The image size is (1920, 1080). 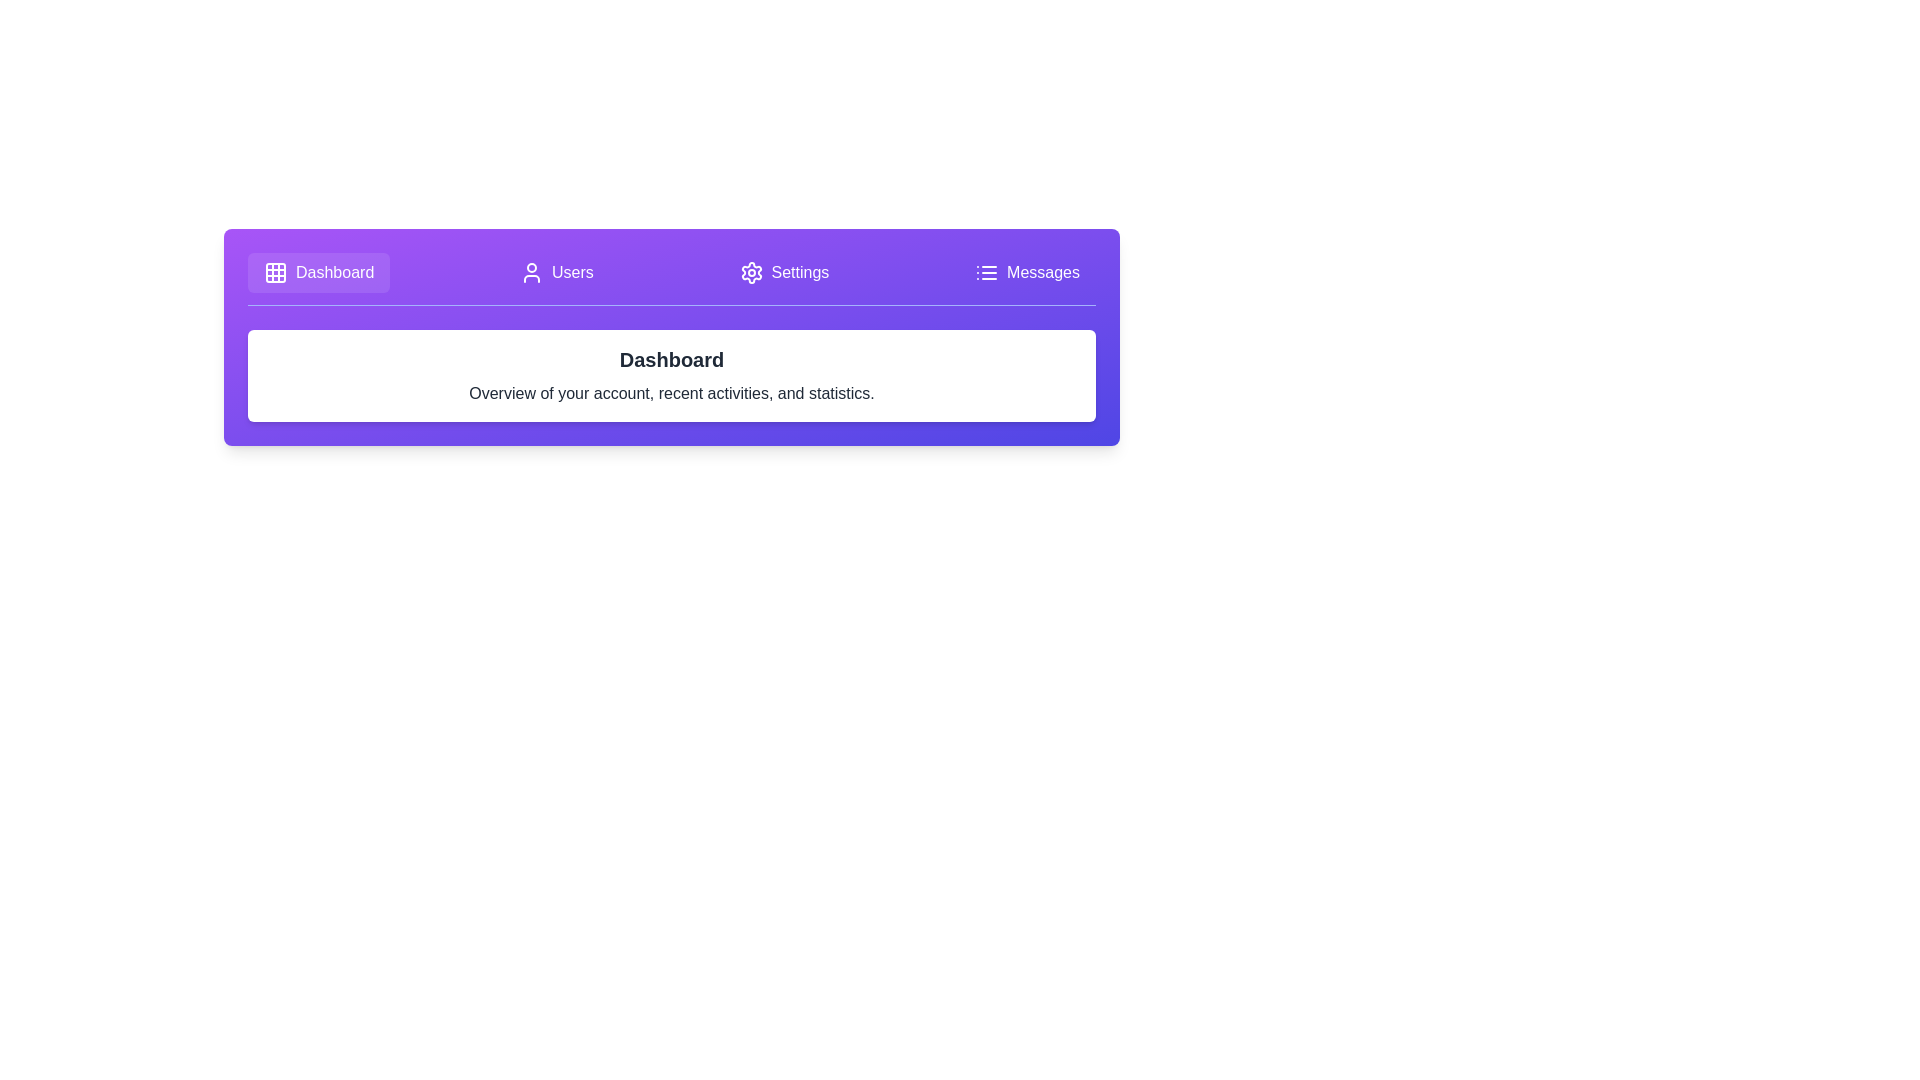 I want to click on the 'Users' text label in the navigation bar, so click(x=571, y=273).